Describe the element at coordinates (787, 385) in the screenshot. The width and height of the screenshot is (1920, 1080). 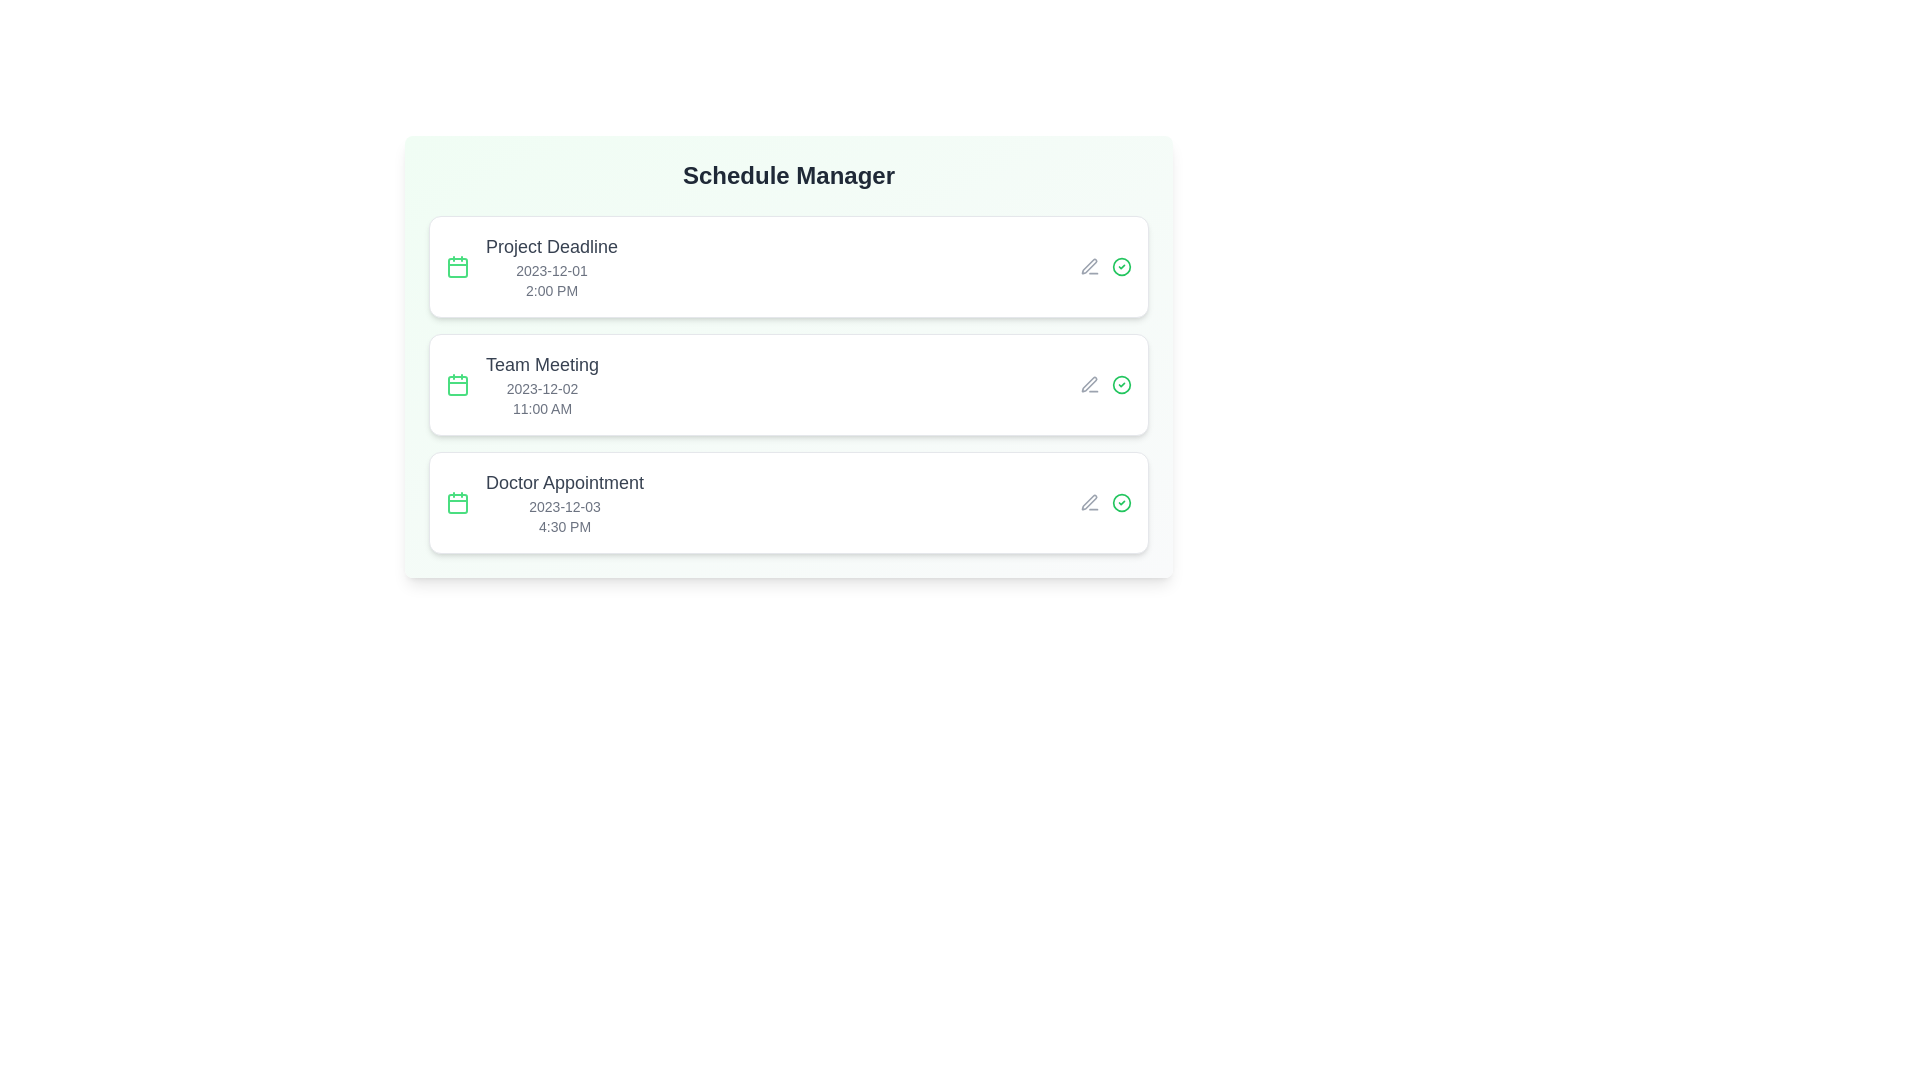
I see `the event titled 'Team Meeting' to view its details` at that location.